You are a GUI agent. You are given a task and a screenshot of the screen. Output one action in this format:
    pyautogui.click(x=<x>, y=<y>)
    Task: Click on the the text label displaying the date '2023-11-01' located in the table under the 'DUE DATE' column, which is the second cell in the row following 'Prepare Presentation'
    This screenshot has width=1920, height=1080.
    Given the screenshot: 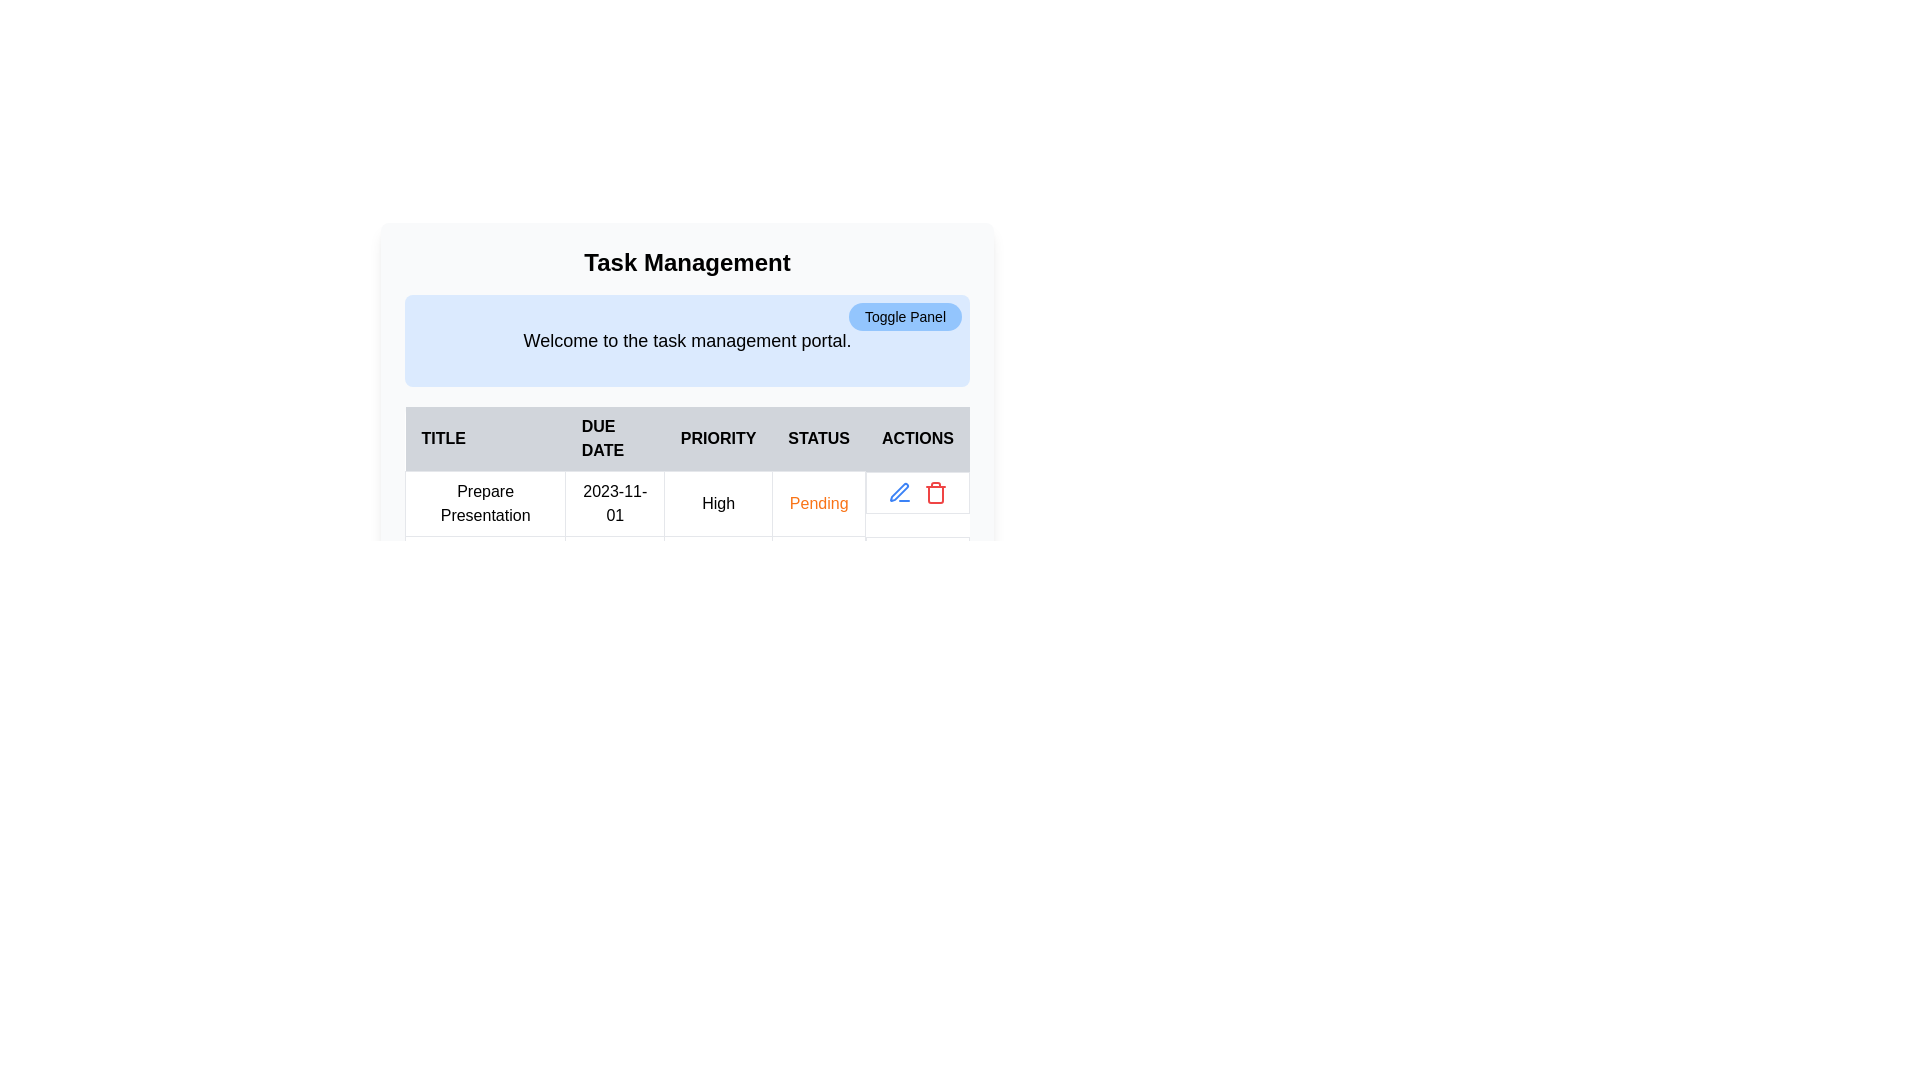 What is the action you would take?
    pyautogui.click(x=614, y=503)
    